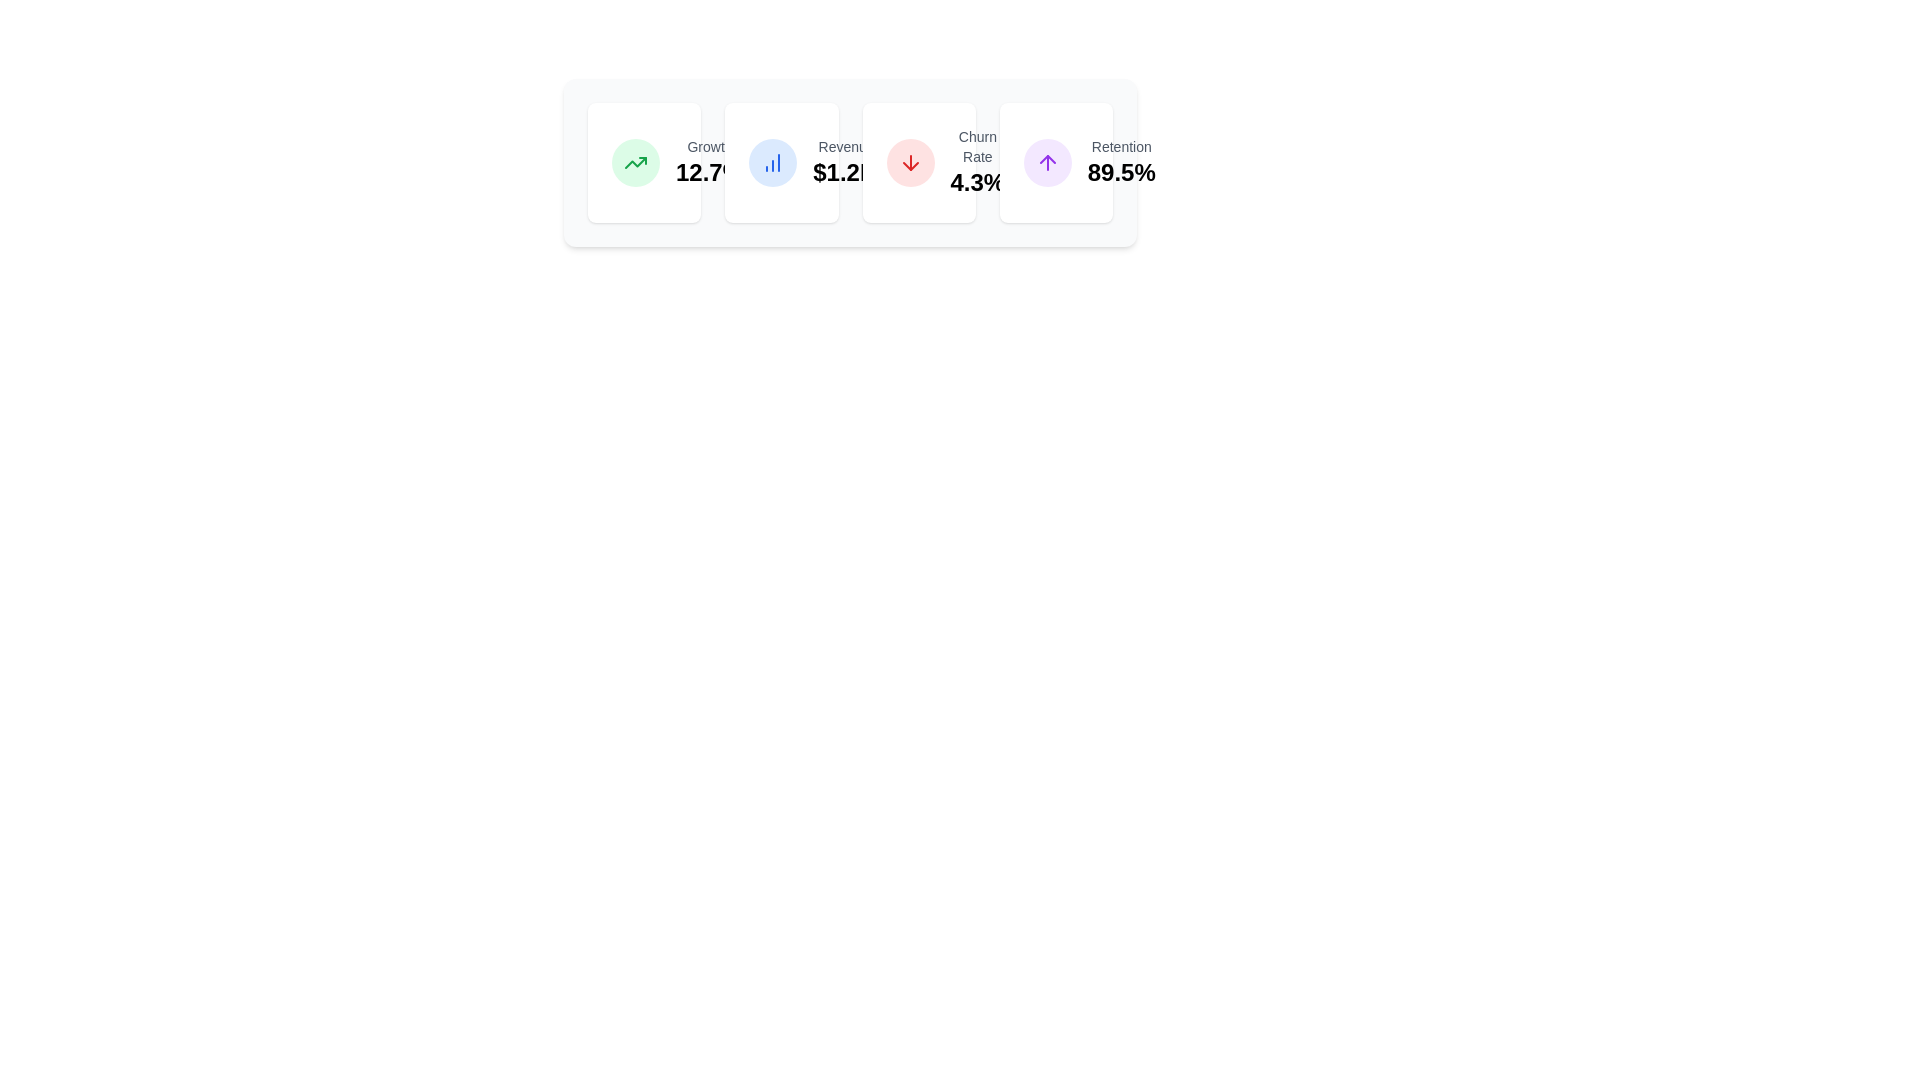  I want to click on the second card from the left that displays the revenue metric ($1.2M) in the UI, so click(850, 161).